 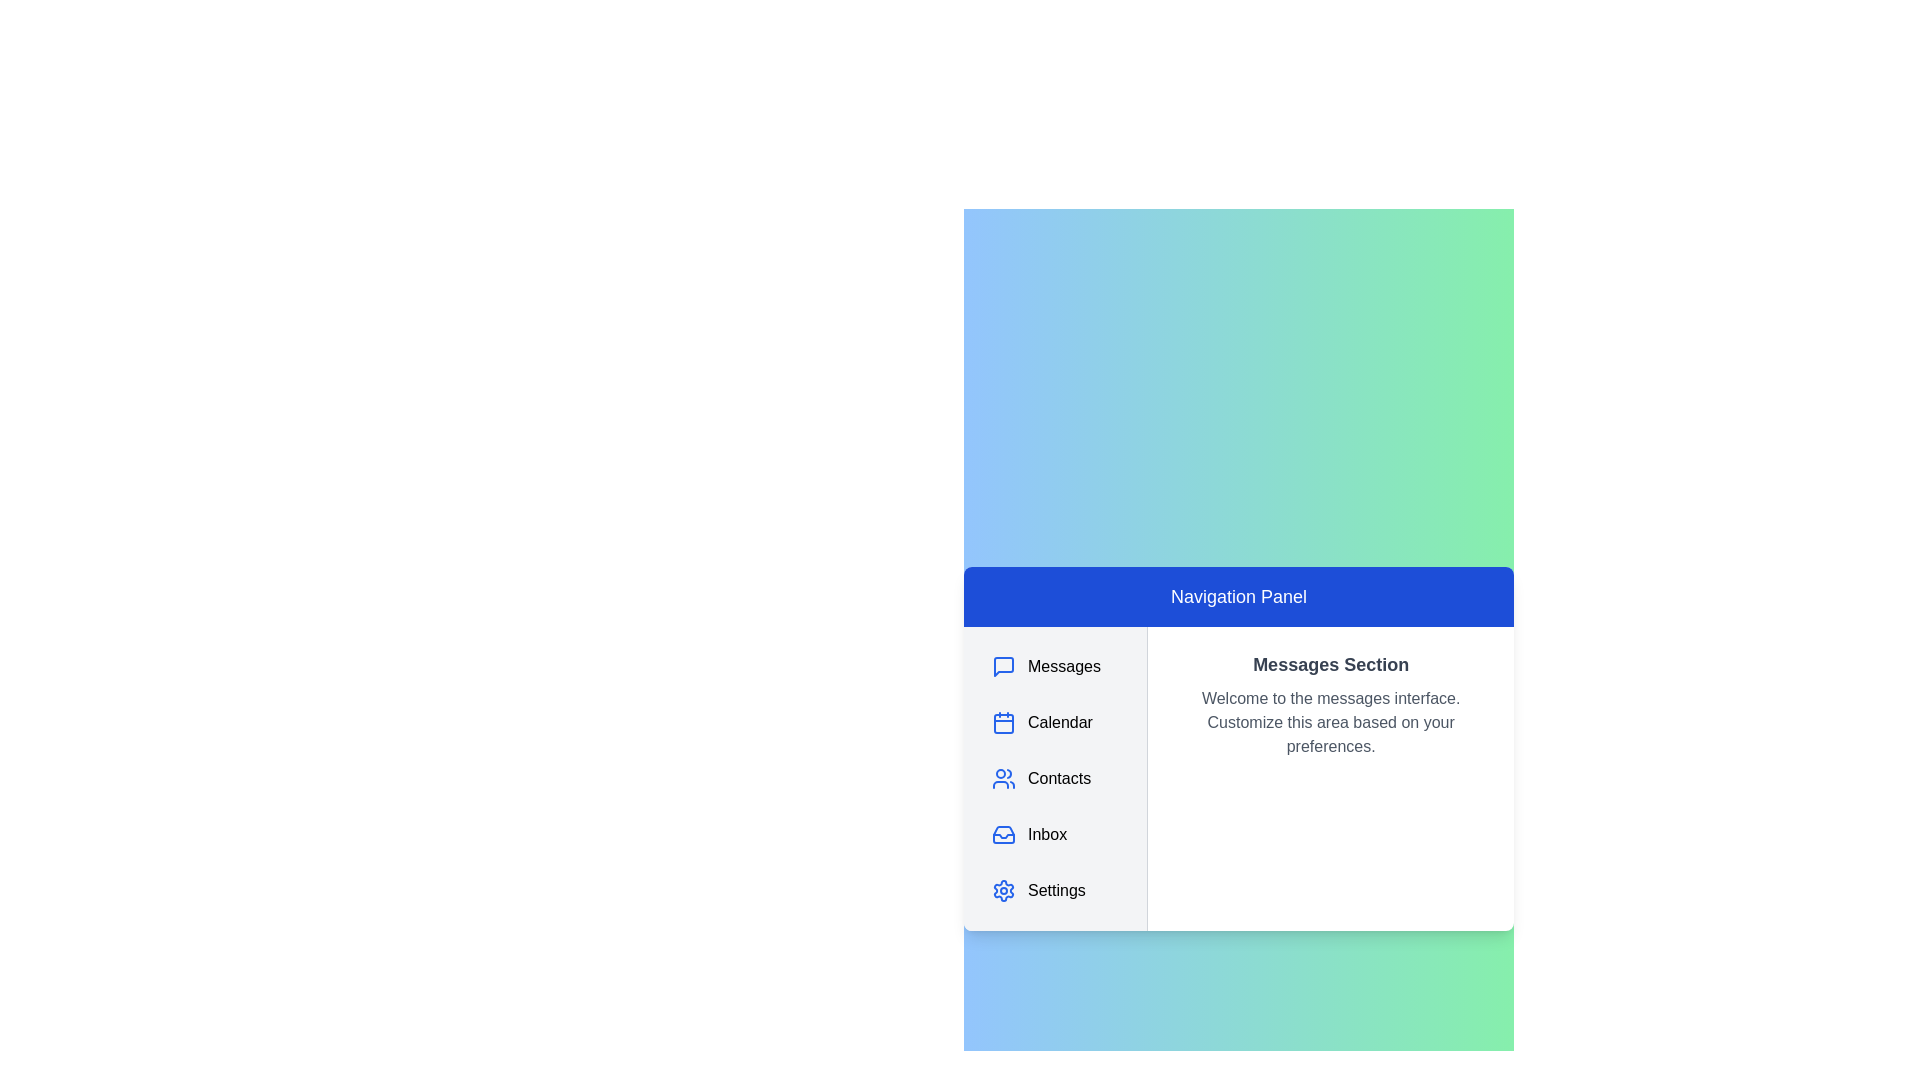 What do you see at coordinates (1054, 722) in the screenshot?
I see `the navigation item Calendar to highlight it` at bounding box center [1054, 722].